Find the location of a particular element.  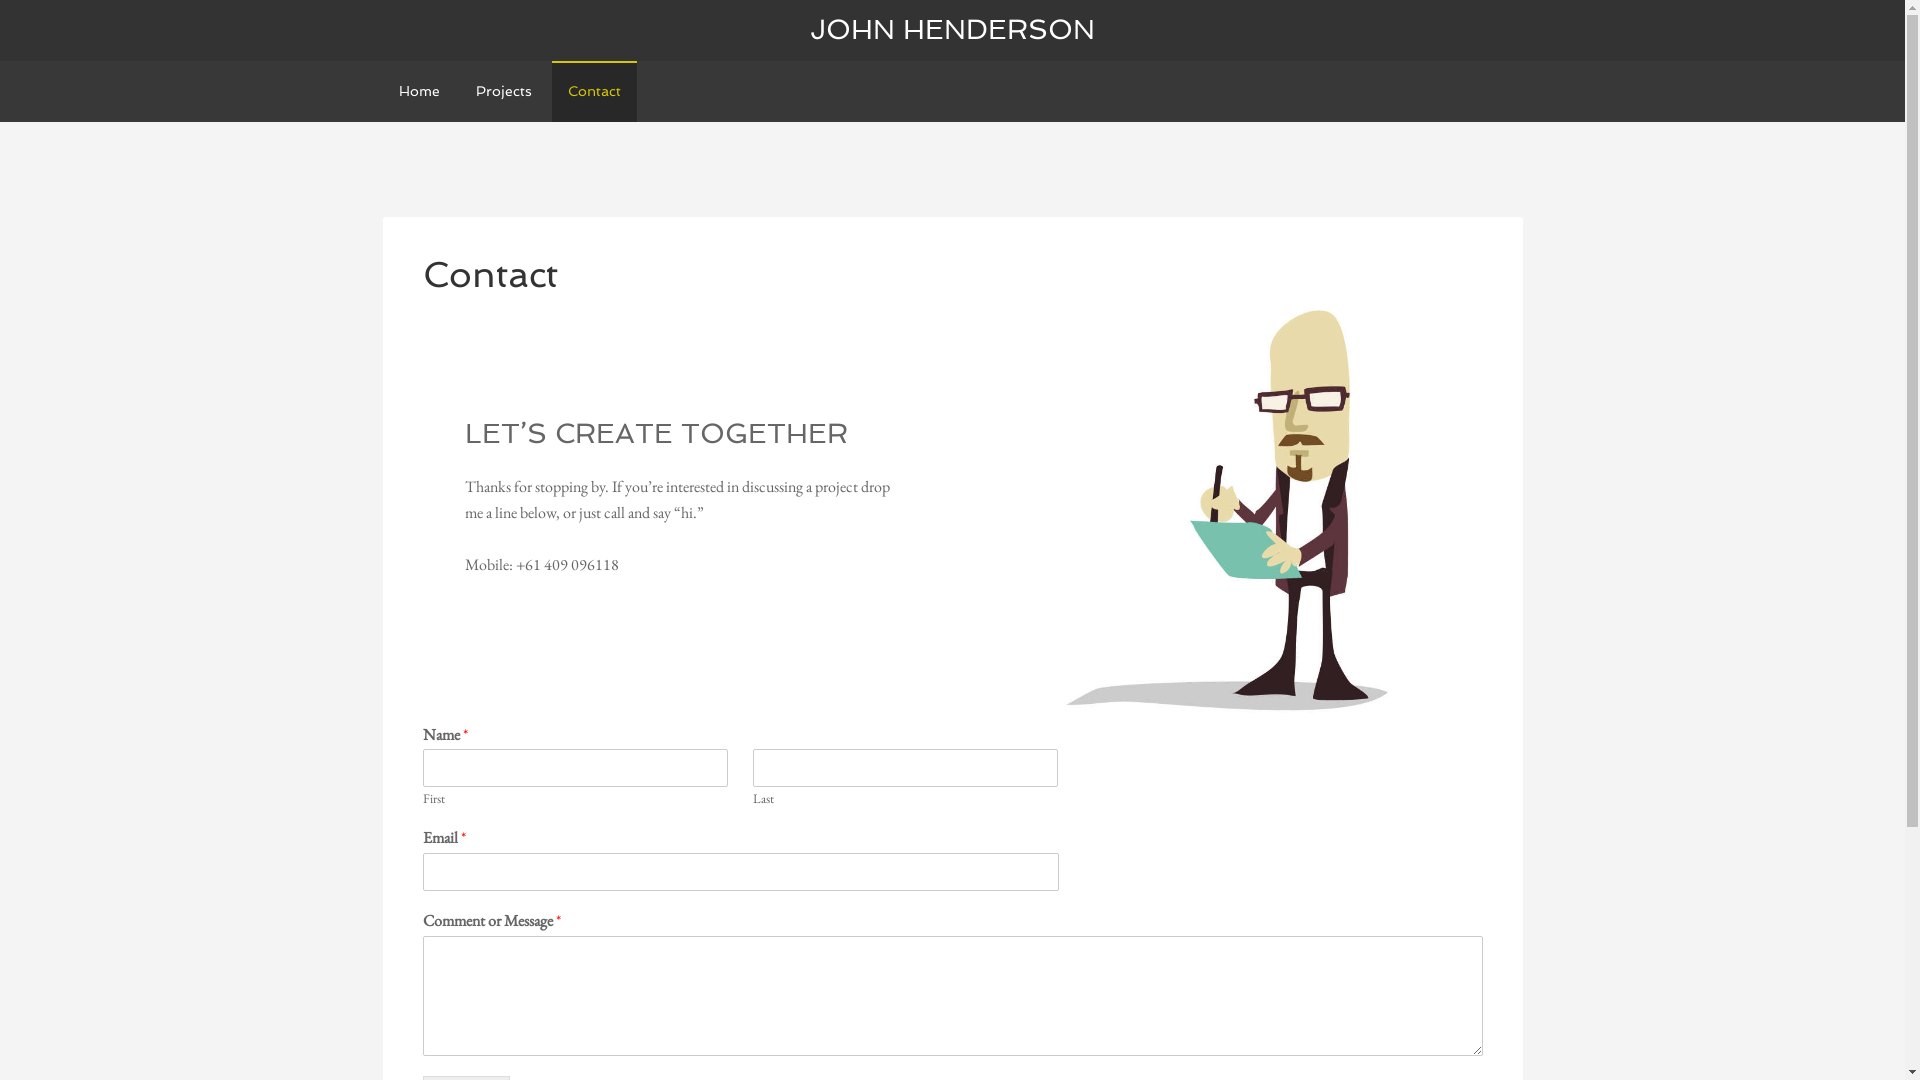

'Home' is located at coordinates (417, 91).